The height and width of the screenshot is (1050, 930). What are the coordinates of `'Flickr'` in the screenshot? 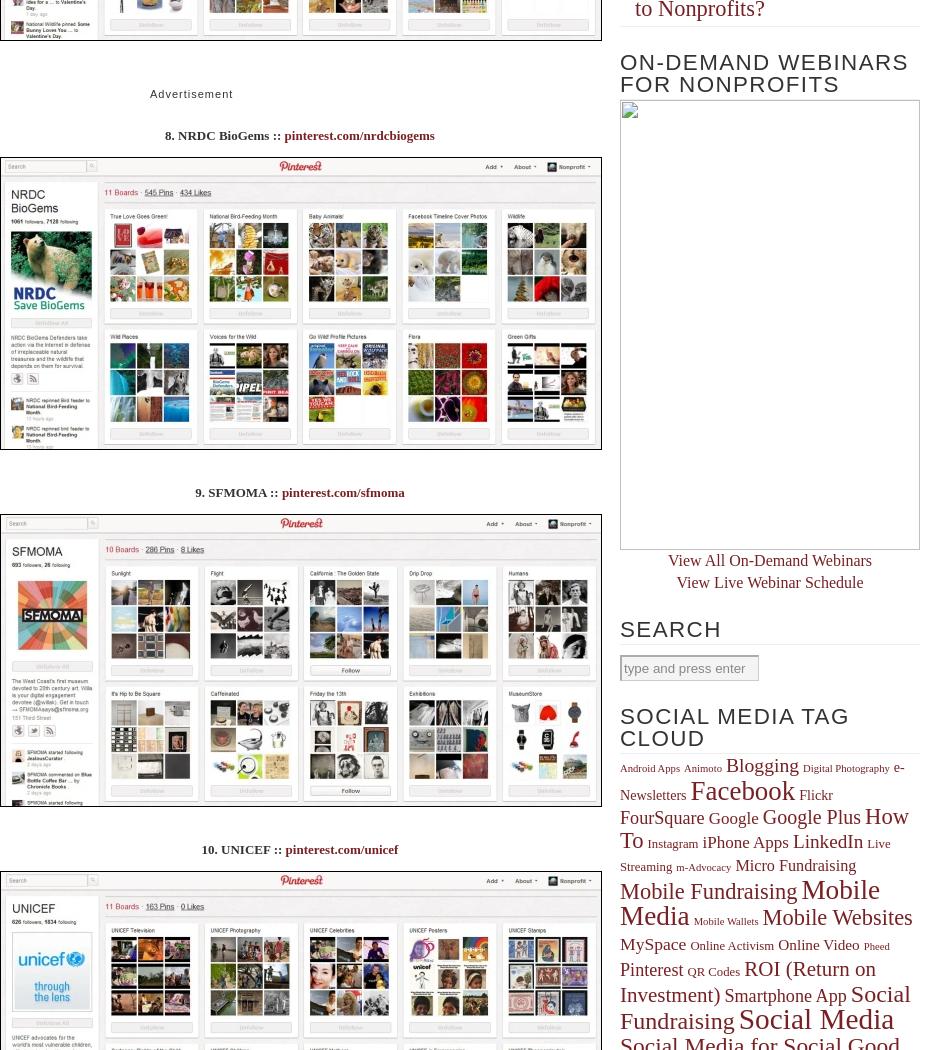 It's located at (814, 793).